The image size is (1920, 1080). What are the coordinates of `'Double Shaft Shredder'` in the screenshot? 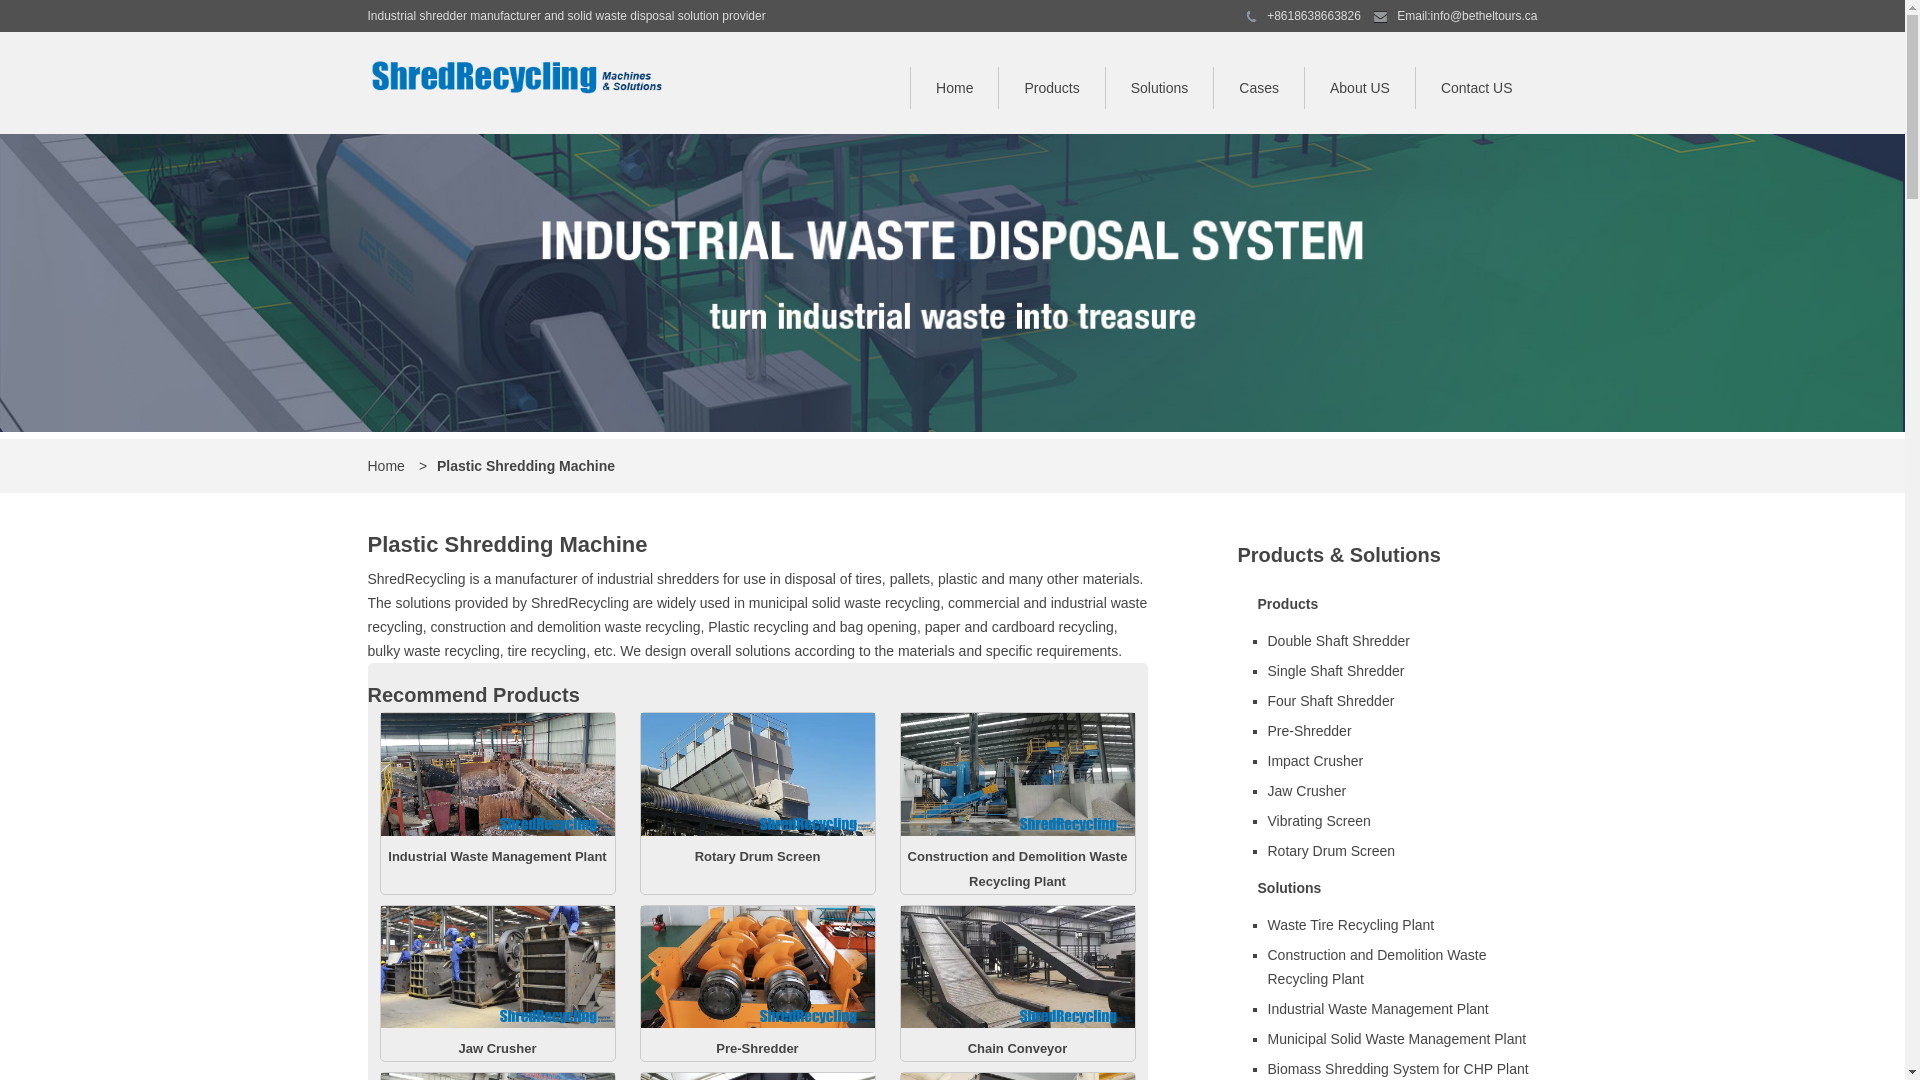 It's located at (1399, 640).